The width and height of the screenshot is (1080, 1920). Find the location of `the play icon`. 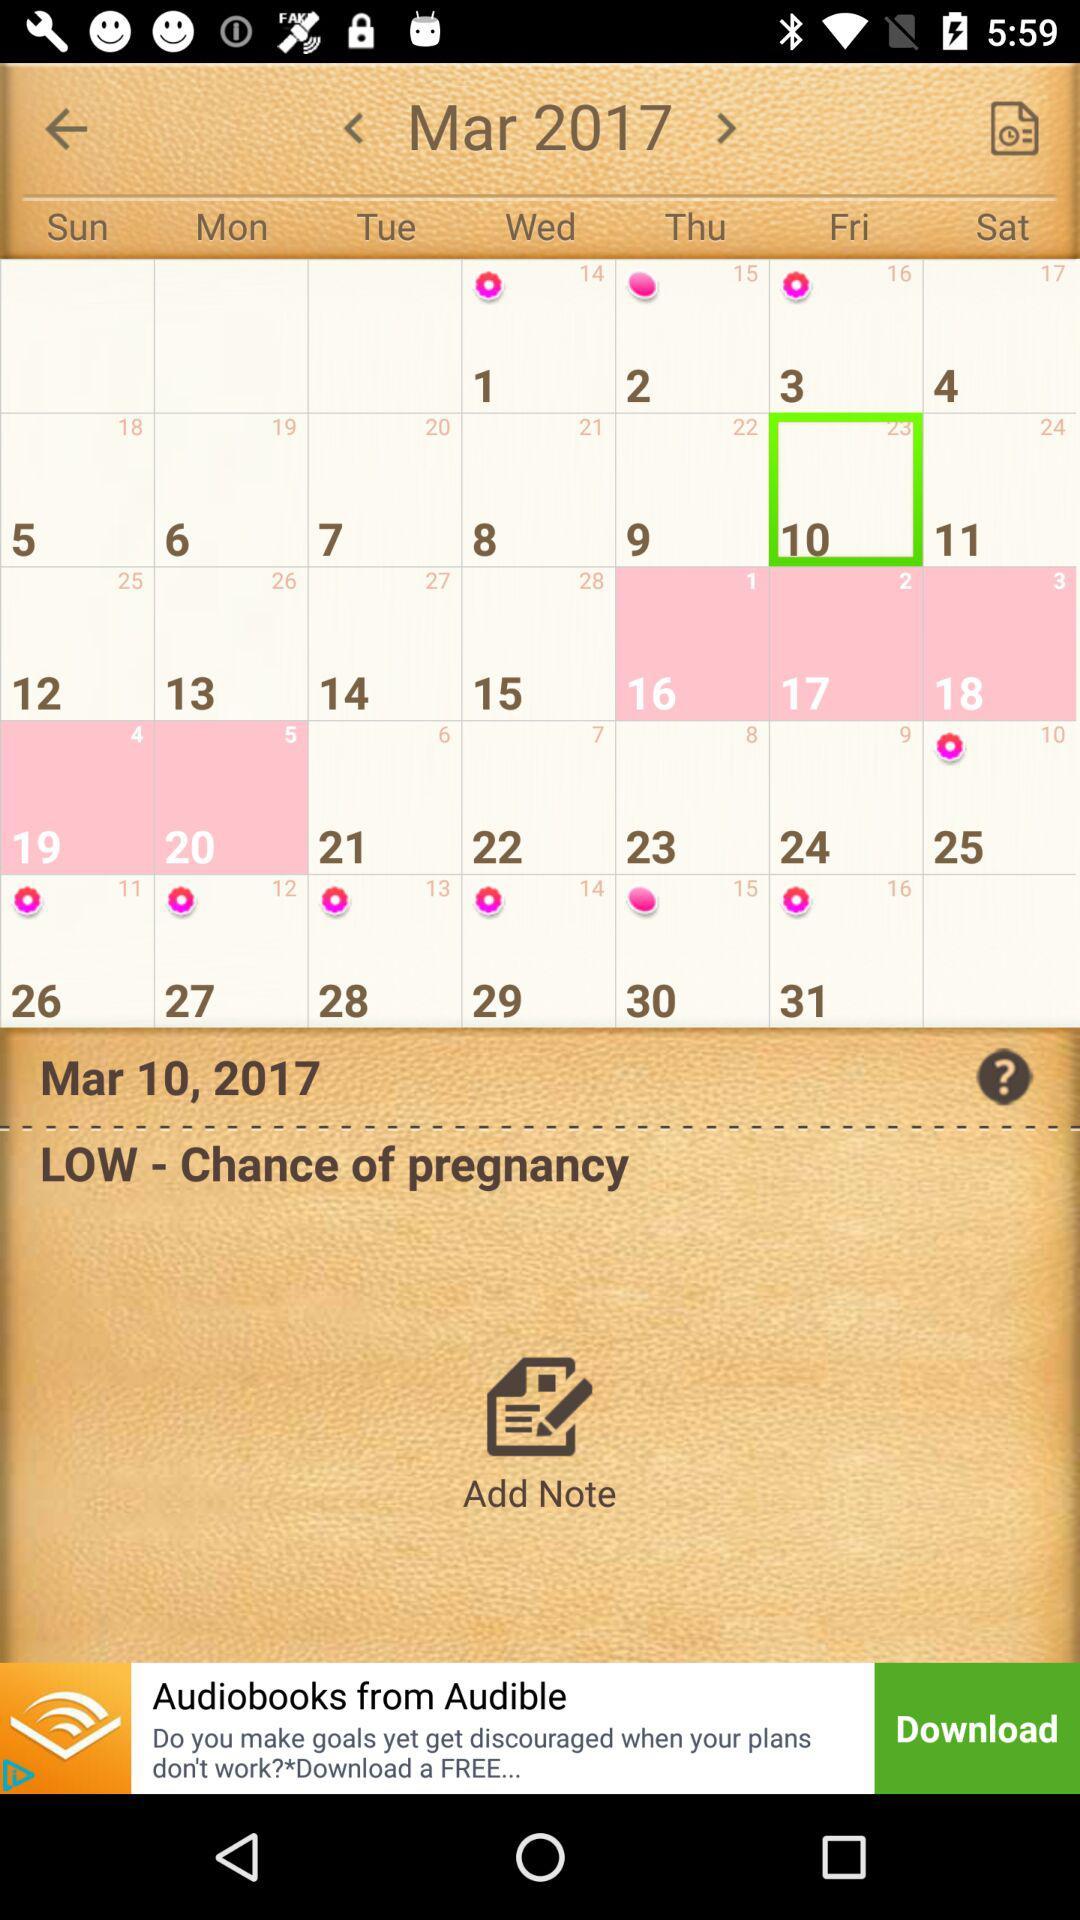

the play icon is located at coordinates (18, 1775).